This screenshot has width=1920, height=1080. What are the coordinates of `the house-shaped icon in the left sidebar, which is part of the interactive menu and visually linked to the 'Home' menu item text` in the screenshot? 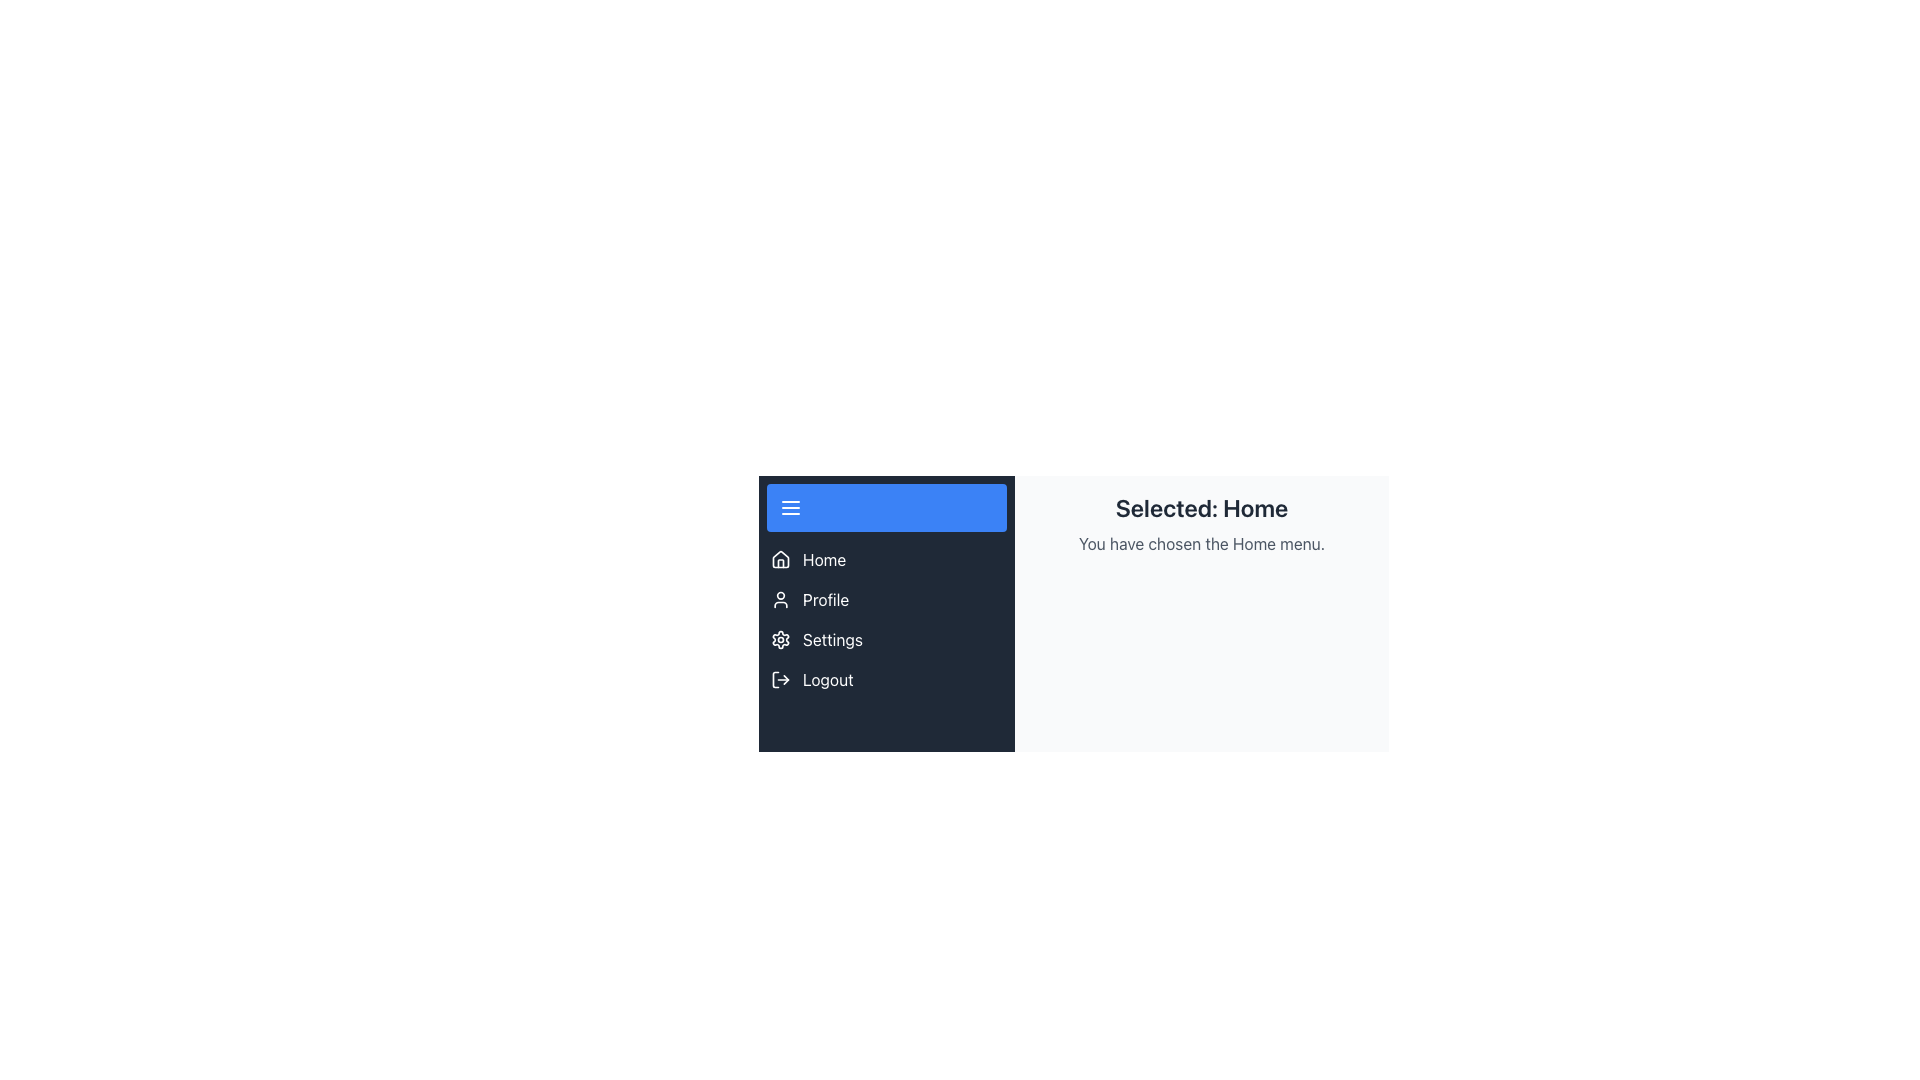 It's located at (780, 559).